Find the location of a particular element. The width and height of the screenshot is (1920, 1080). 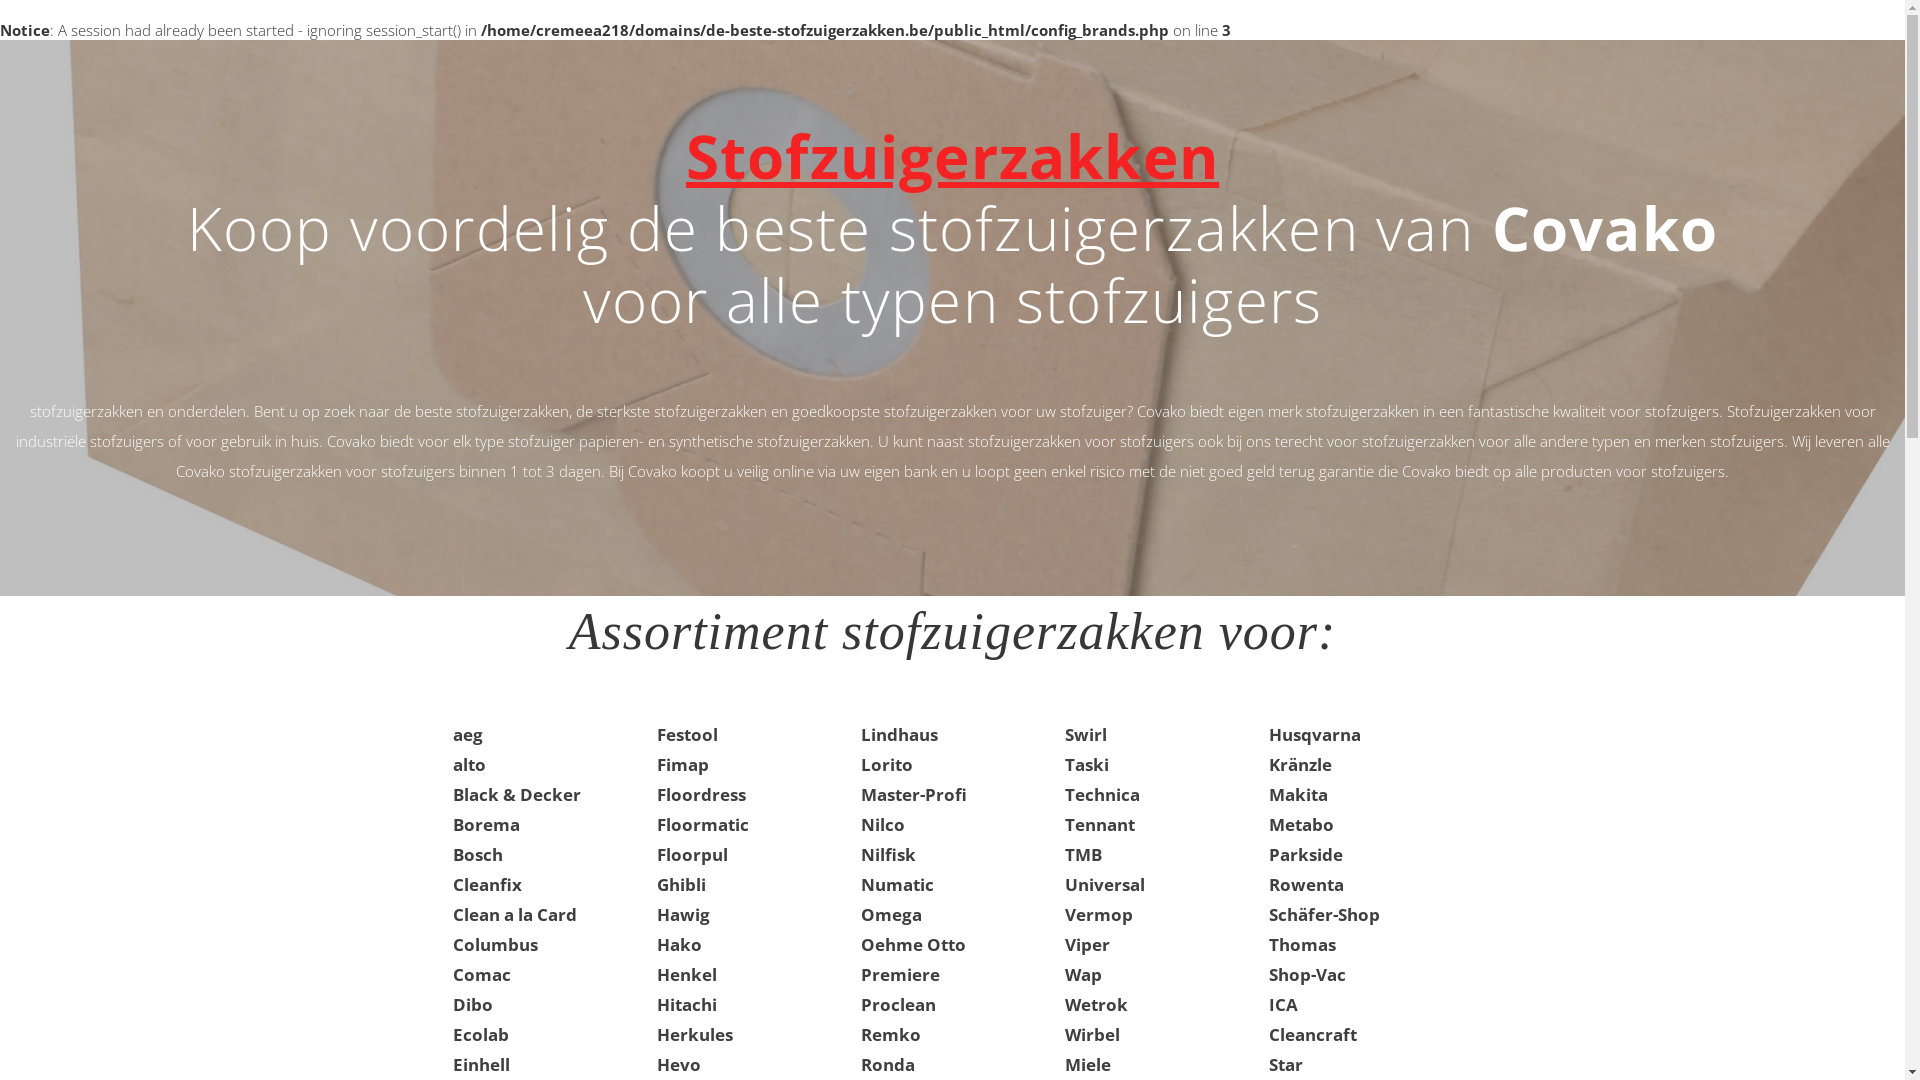

'Hitachi' is located at coordinates (656, 1004).